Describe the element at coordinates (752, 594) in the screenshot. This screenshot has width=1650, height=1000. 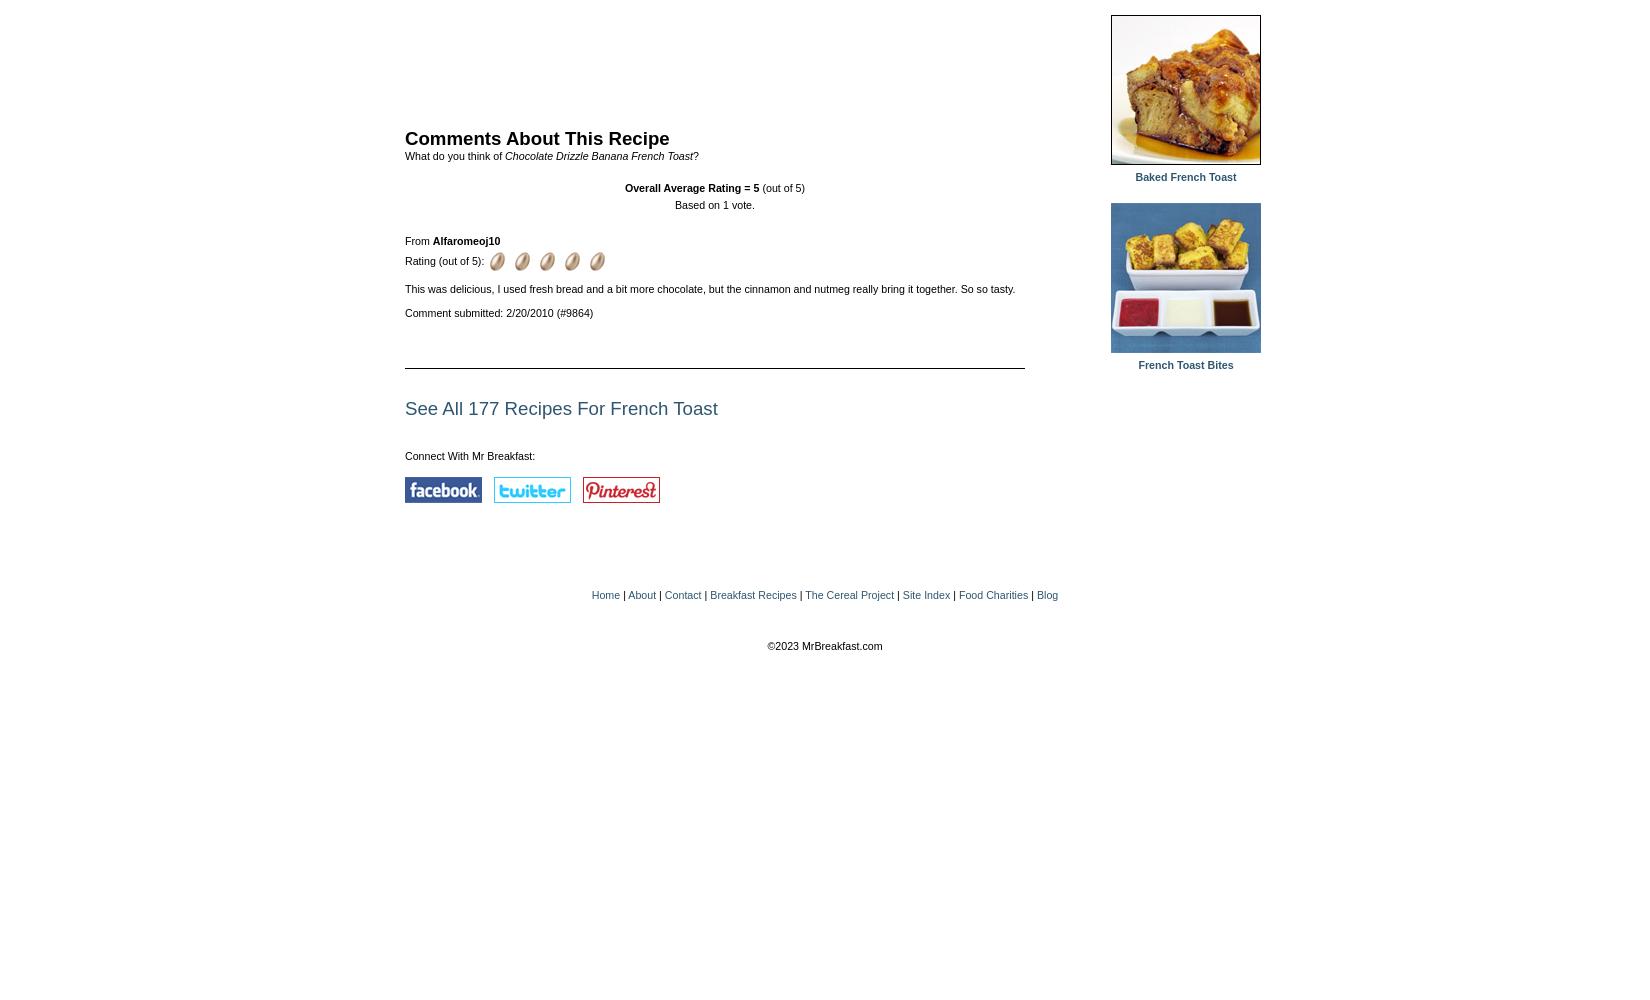
I see `'Breakfast Recipes'` at that location.